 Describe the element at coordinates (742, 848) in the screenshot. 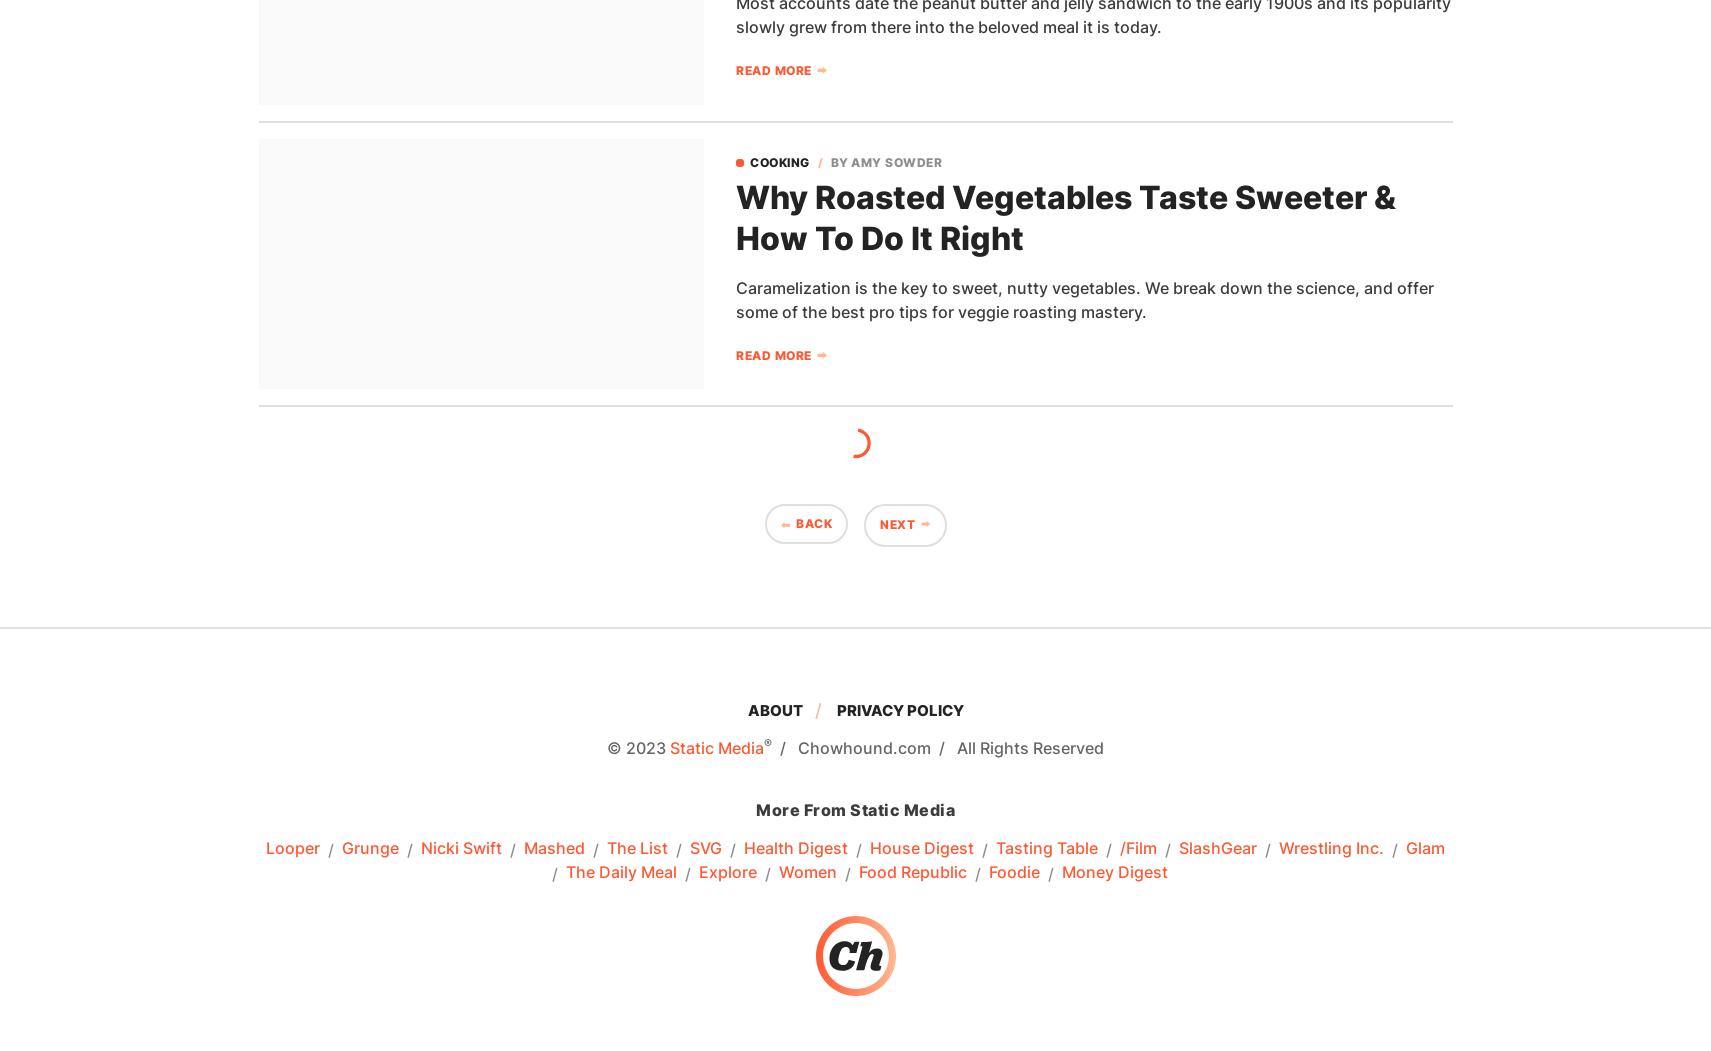

I see `'Health Digest'` at that location.